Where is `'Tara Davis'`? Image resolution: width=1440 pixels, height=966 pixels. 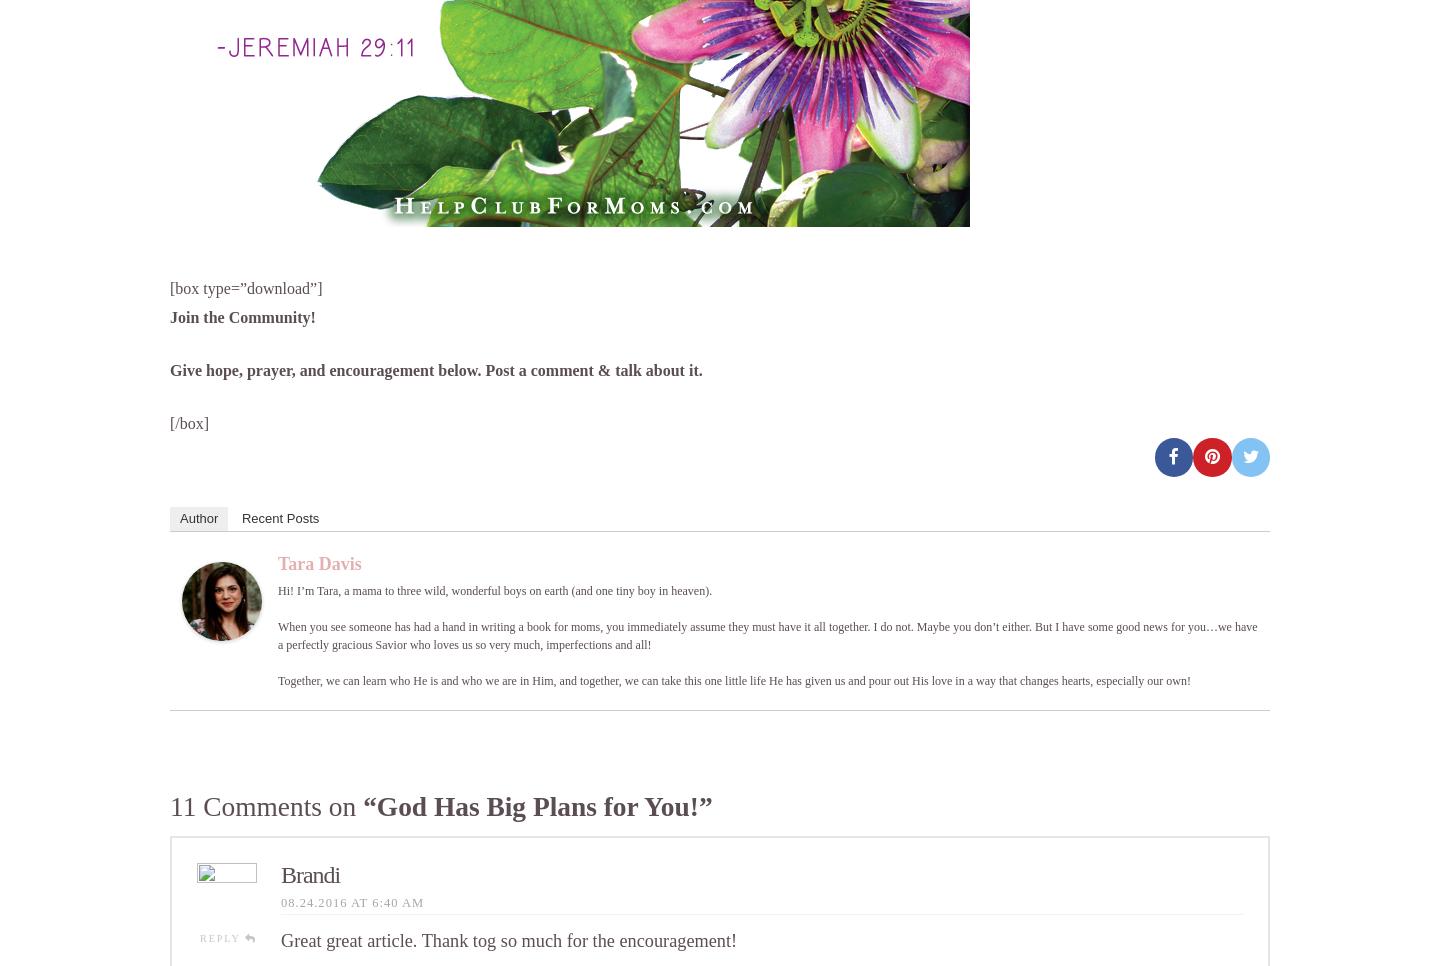
'Tara Davis' is located at coordinates (319, 561).